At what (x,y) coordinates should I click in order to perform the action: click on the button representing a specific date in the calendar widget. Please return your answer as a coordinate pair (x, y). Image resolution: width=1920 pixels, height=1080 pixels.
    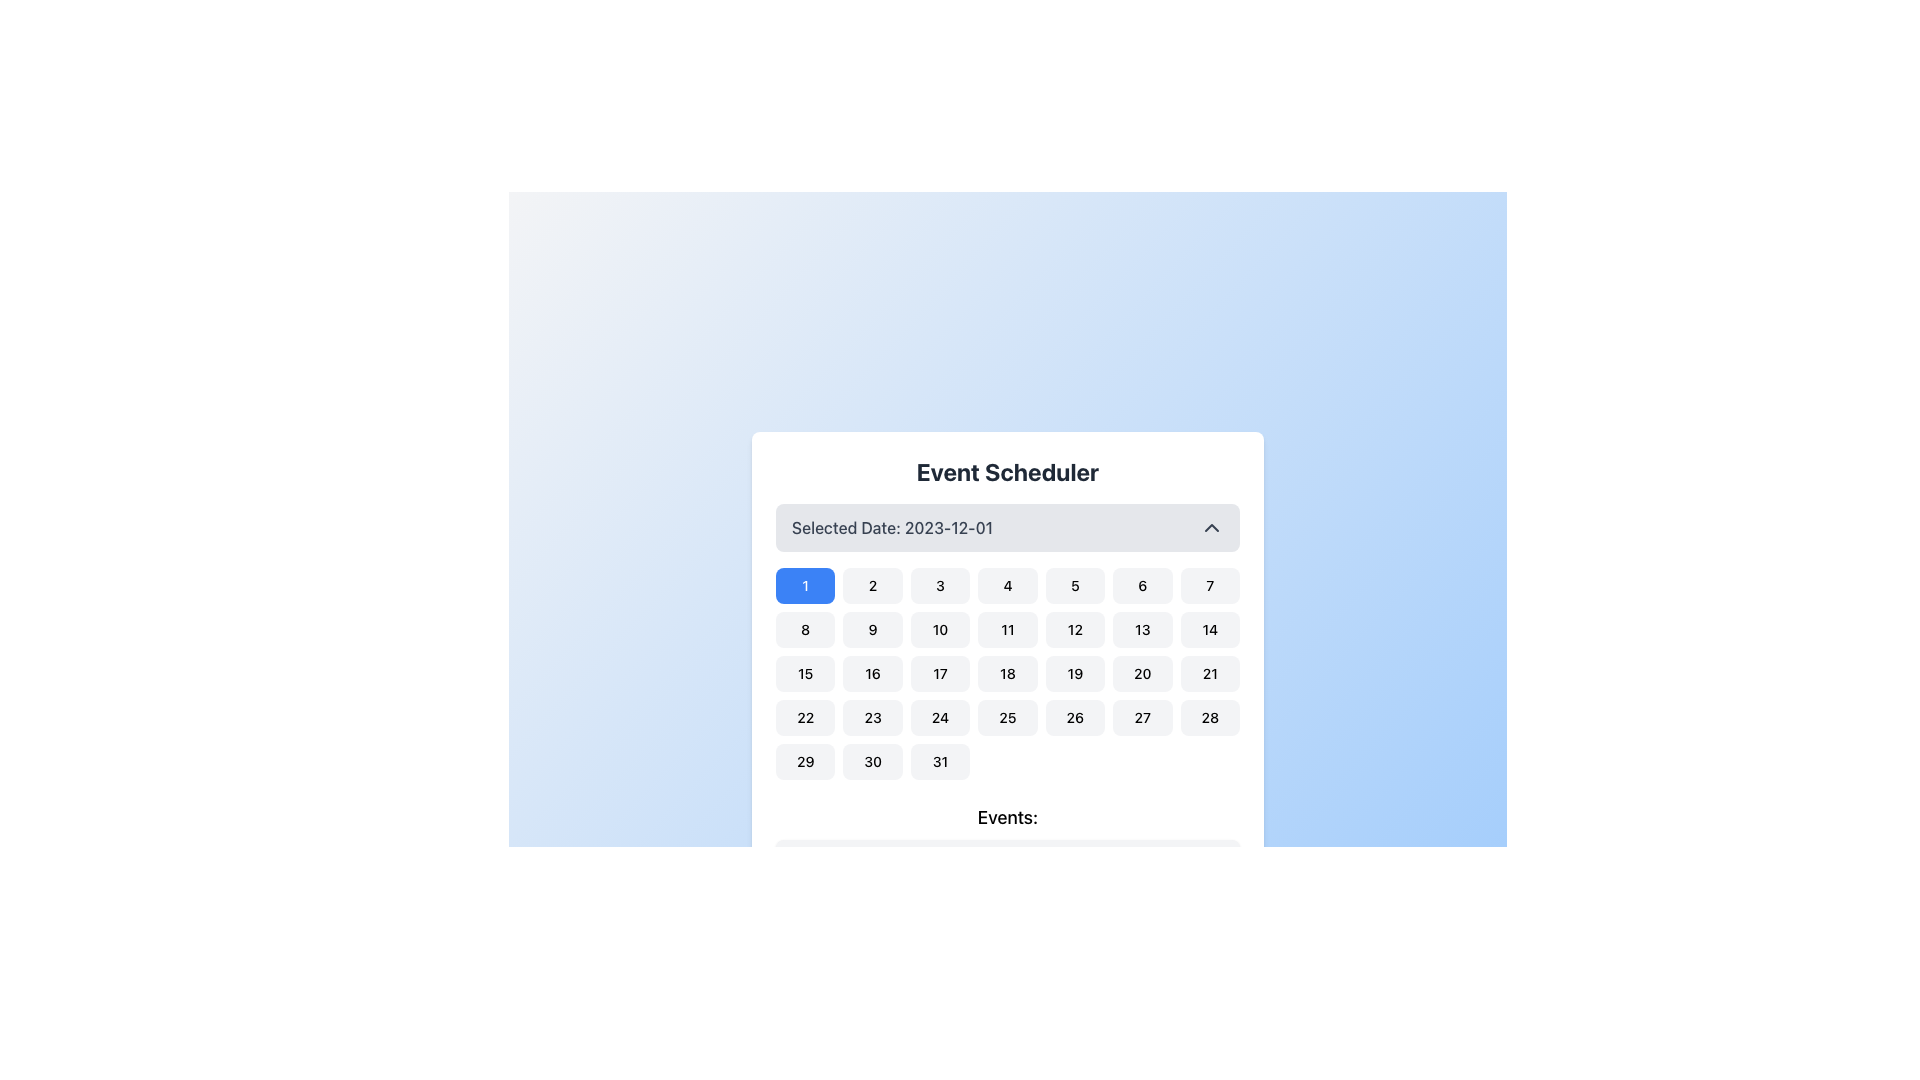
    Looking at the image, I should click on (805, 716).